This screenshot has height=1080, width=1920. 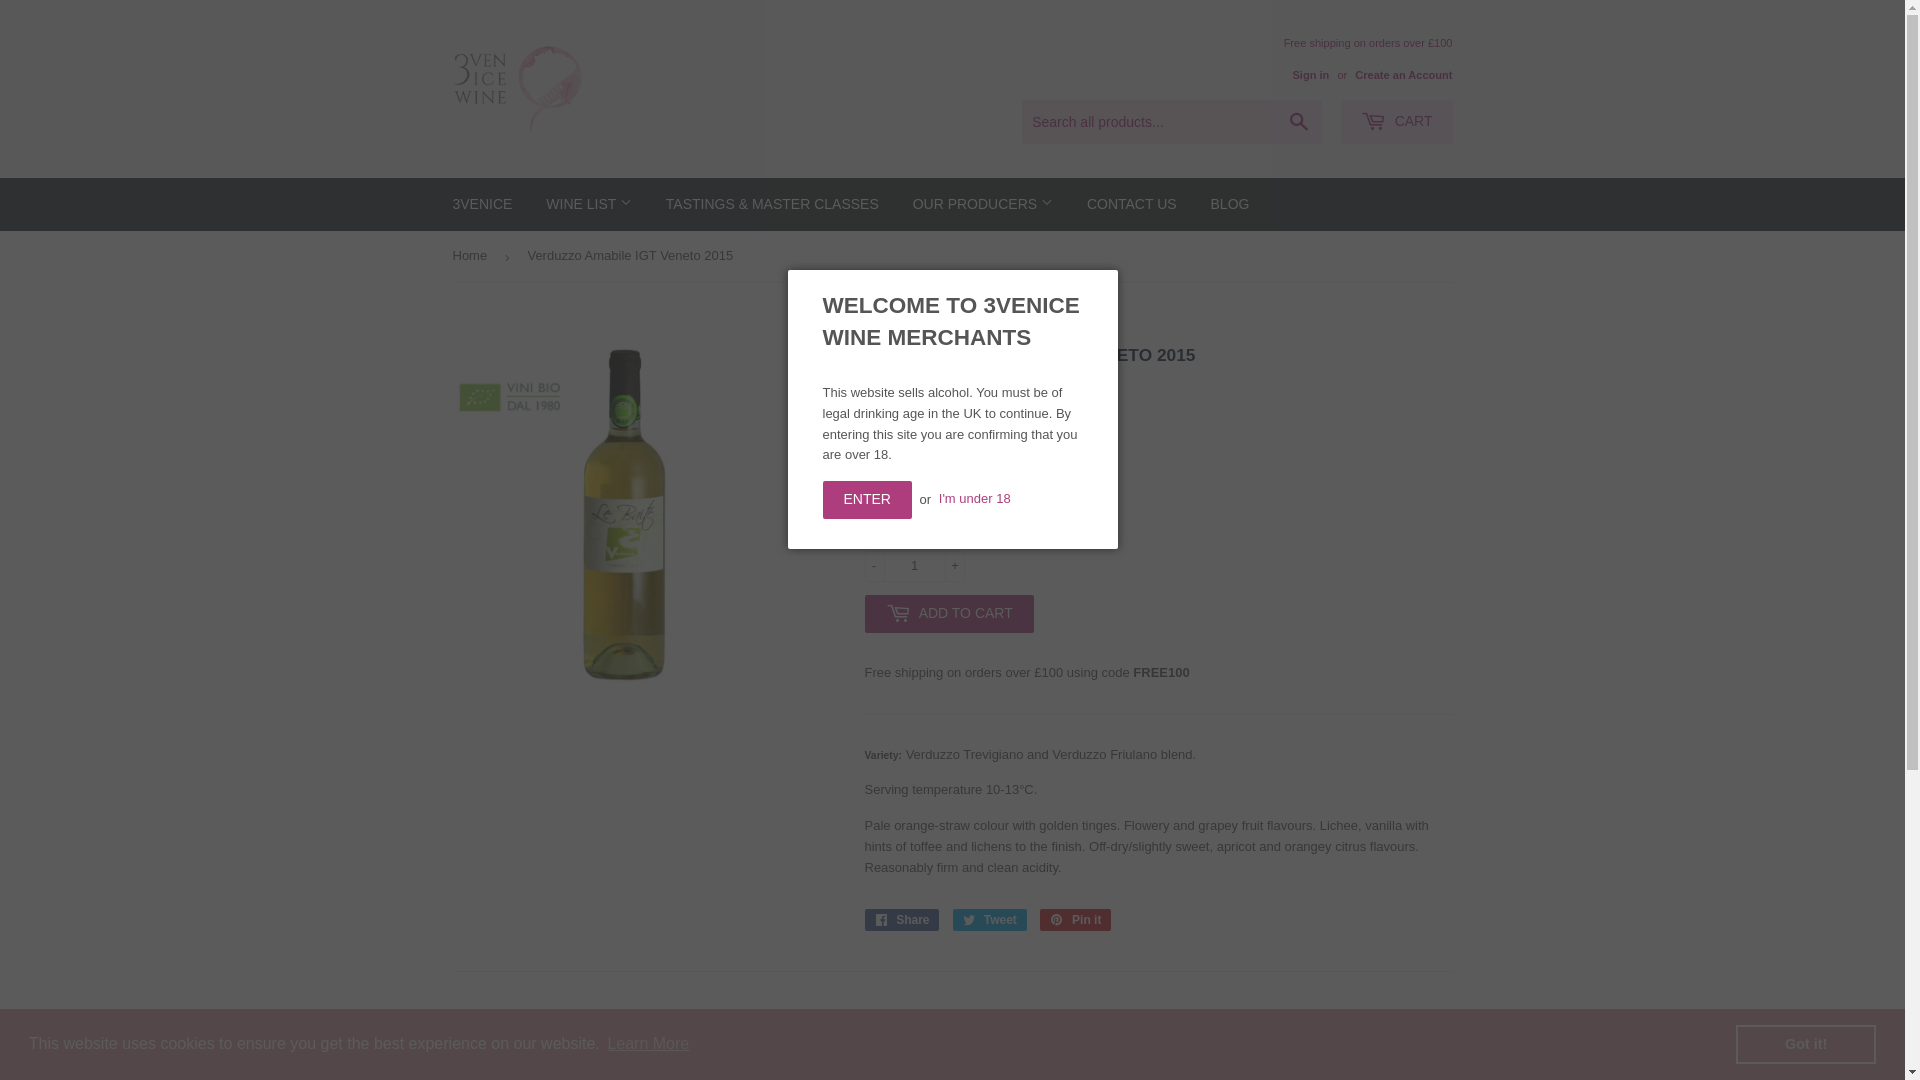 What do you see at coordinates (472, 255) in the screenshot?
I see `'Home'` at bounding box center [472, 255].